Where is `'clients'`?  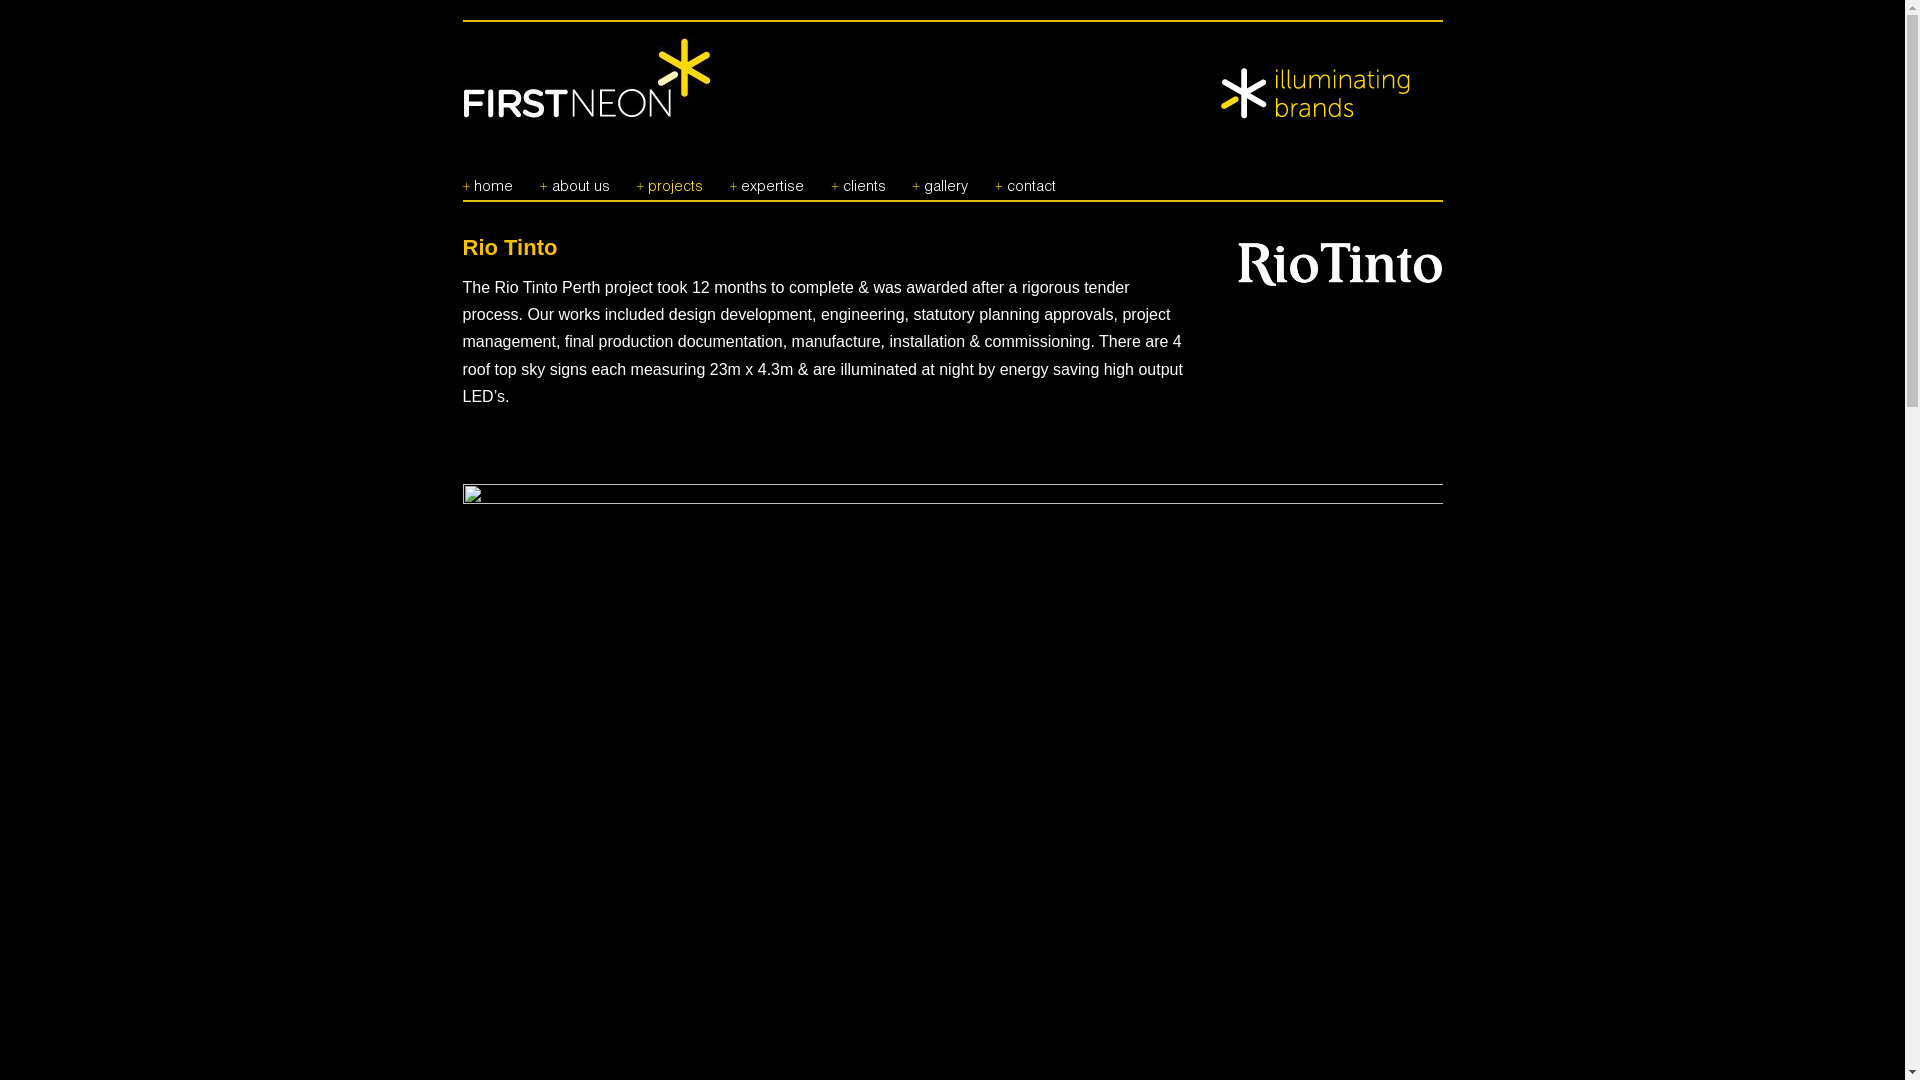
'clients' is located at coordinates (858, 178).